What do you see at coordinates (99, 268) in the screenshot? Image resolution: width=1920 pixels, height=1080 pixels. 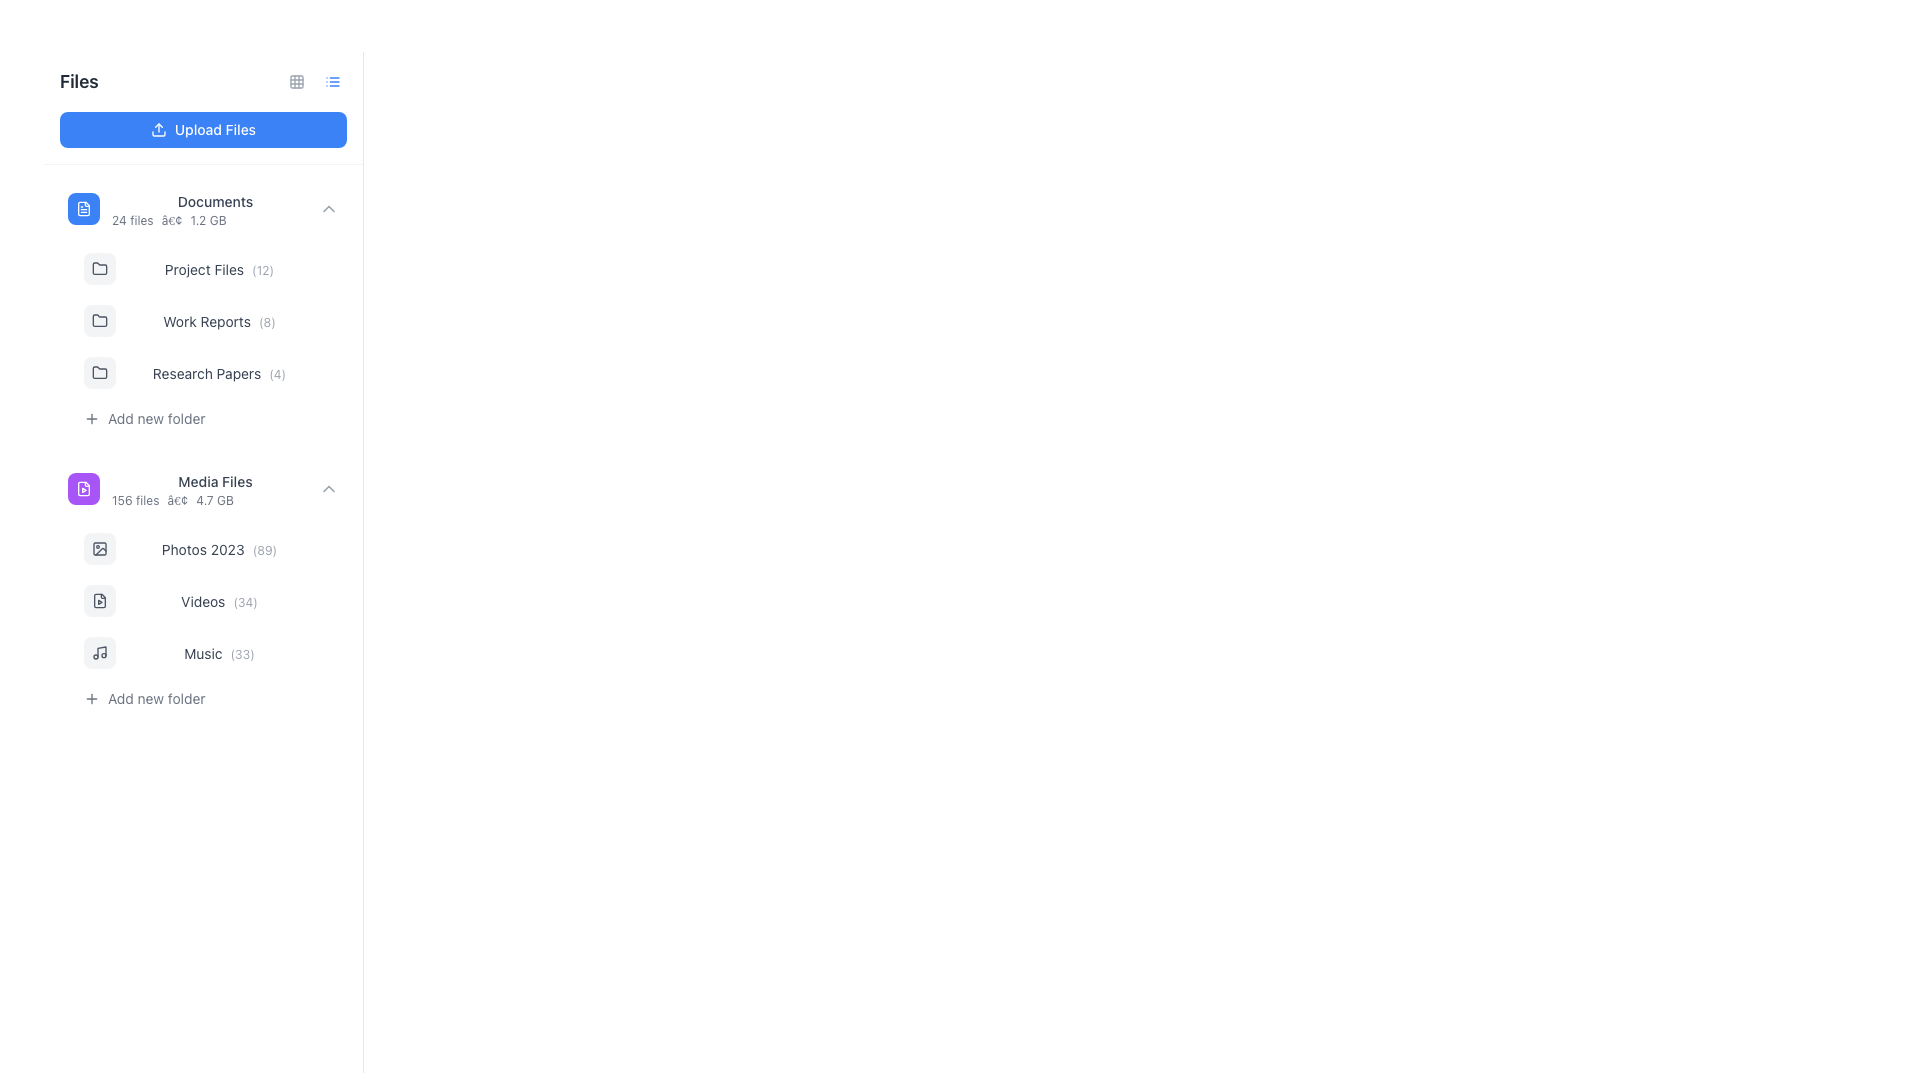 I see `the folder icon button representing 'Project Files'` at bounding box center [99, 268].